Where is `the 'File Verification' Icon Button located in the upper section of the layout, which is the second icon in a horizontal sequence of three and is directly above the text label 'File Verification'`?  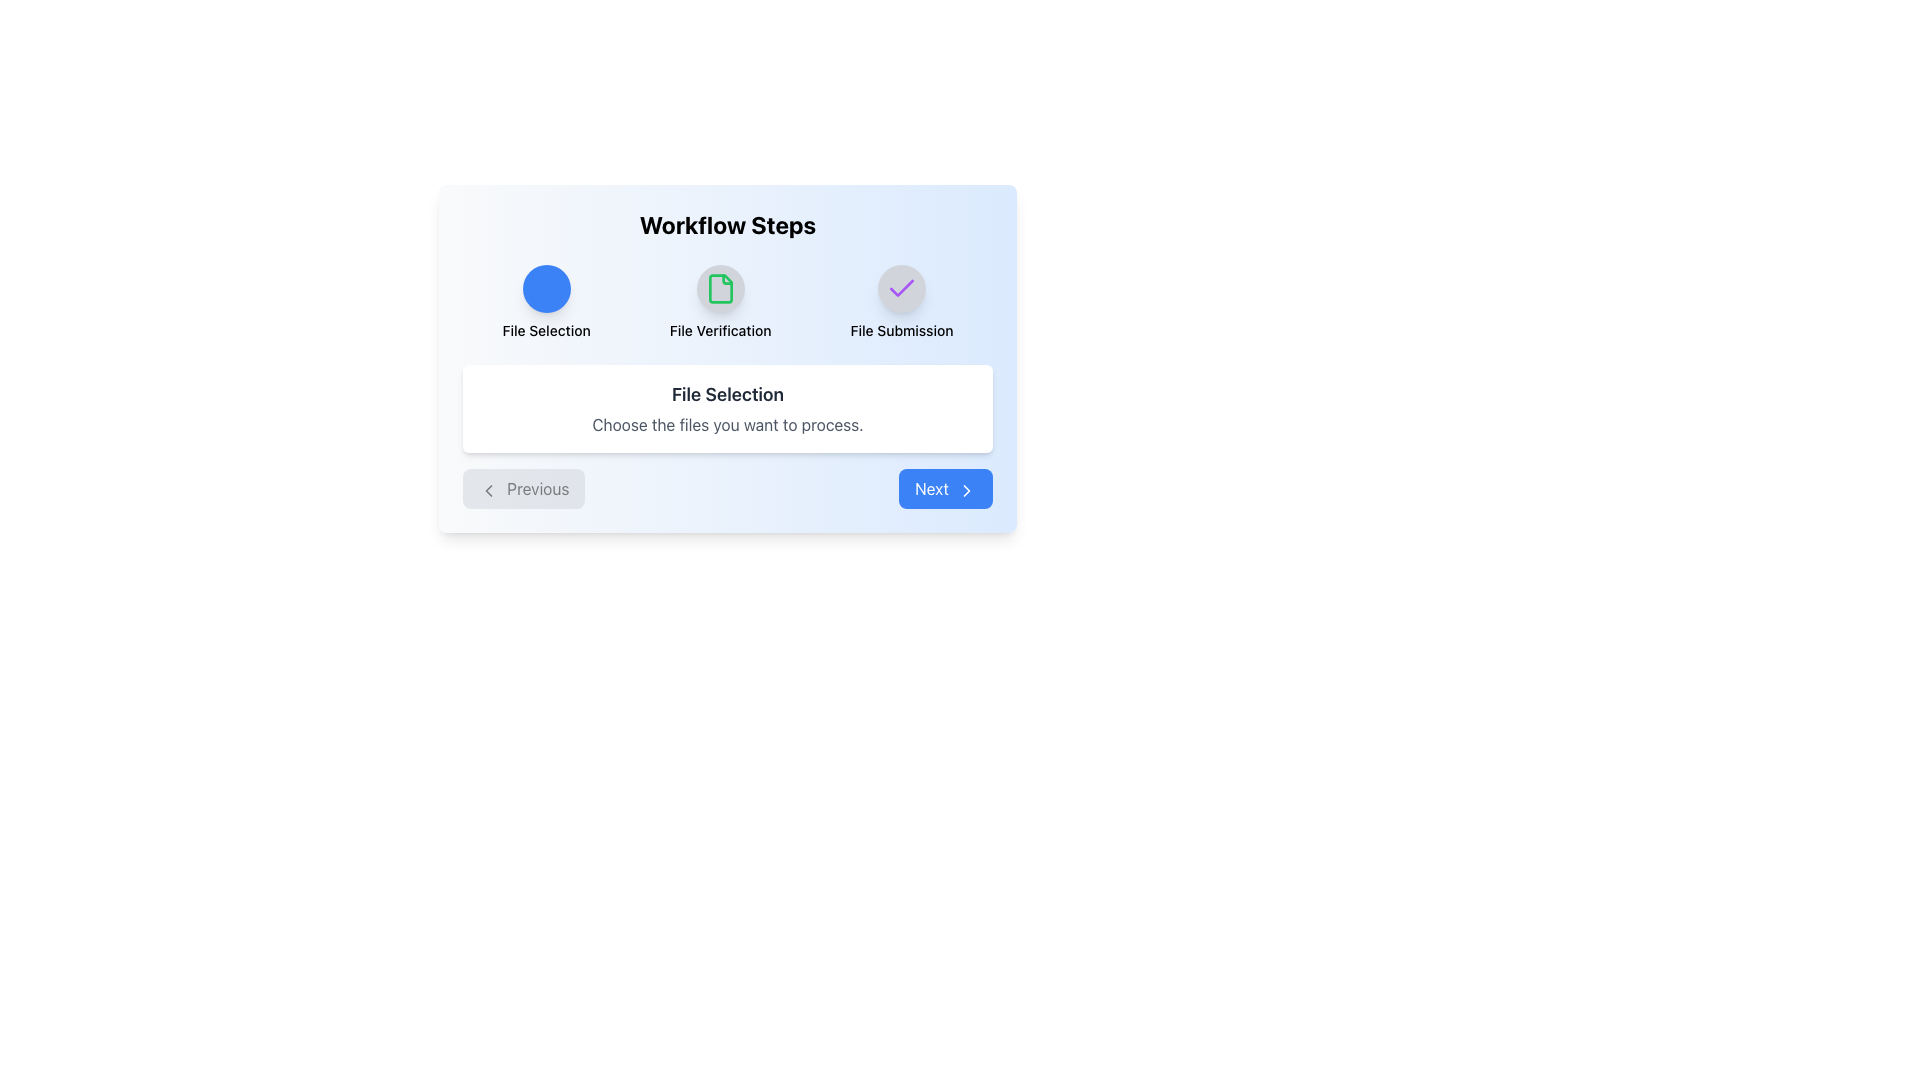
the 'File Verification' Icon Button located in the upper section of the layout, which is the second icon in a horizontal sequence of three and is directly above the text label 'File Verification' is located at coordinates (720, 289).